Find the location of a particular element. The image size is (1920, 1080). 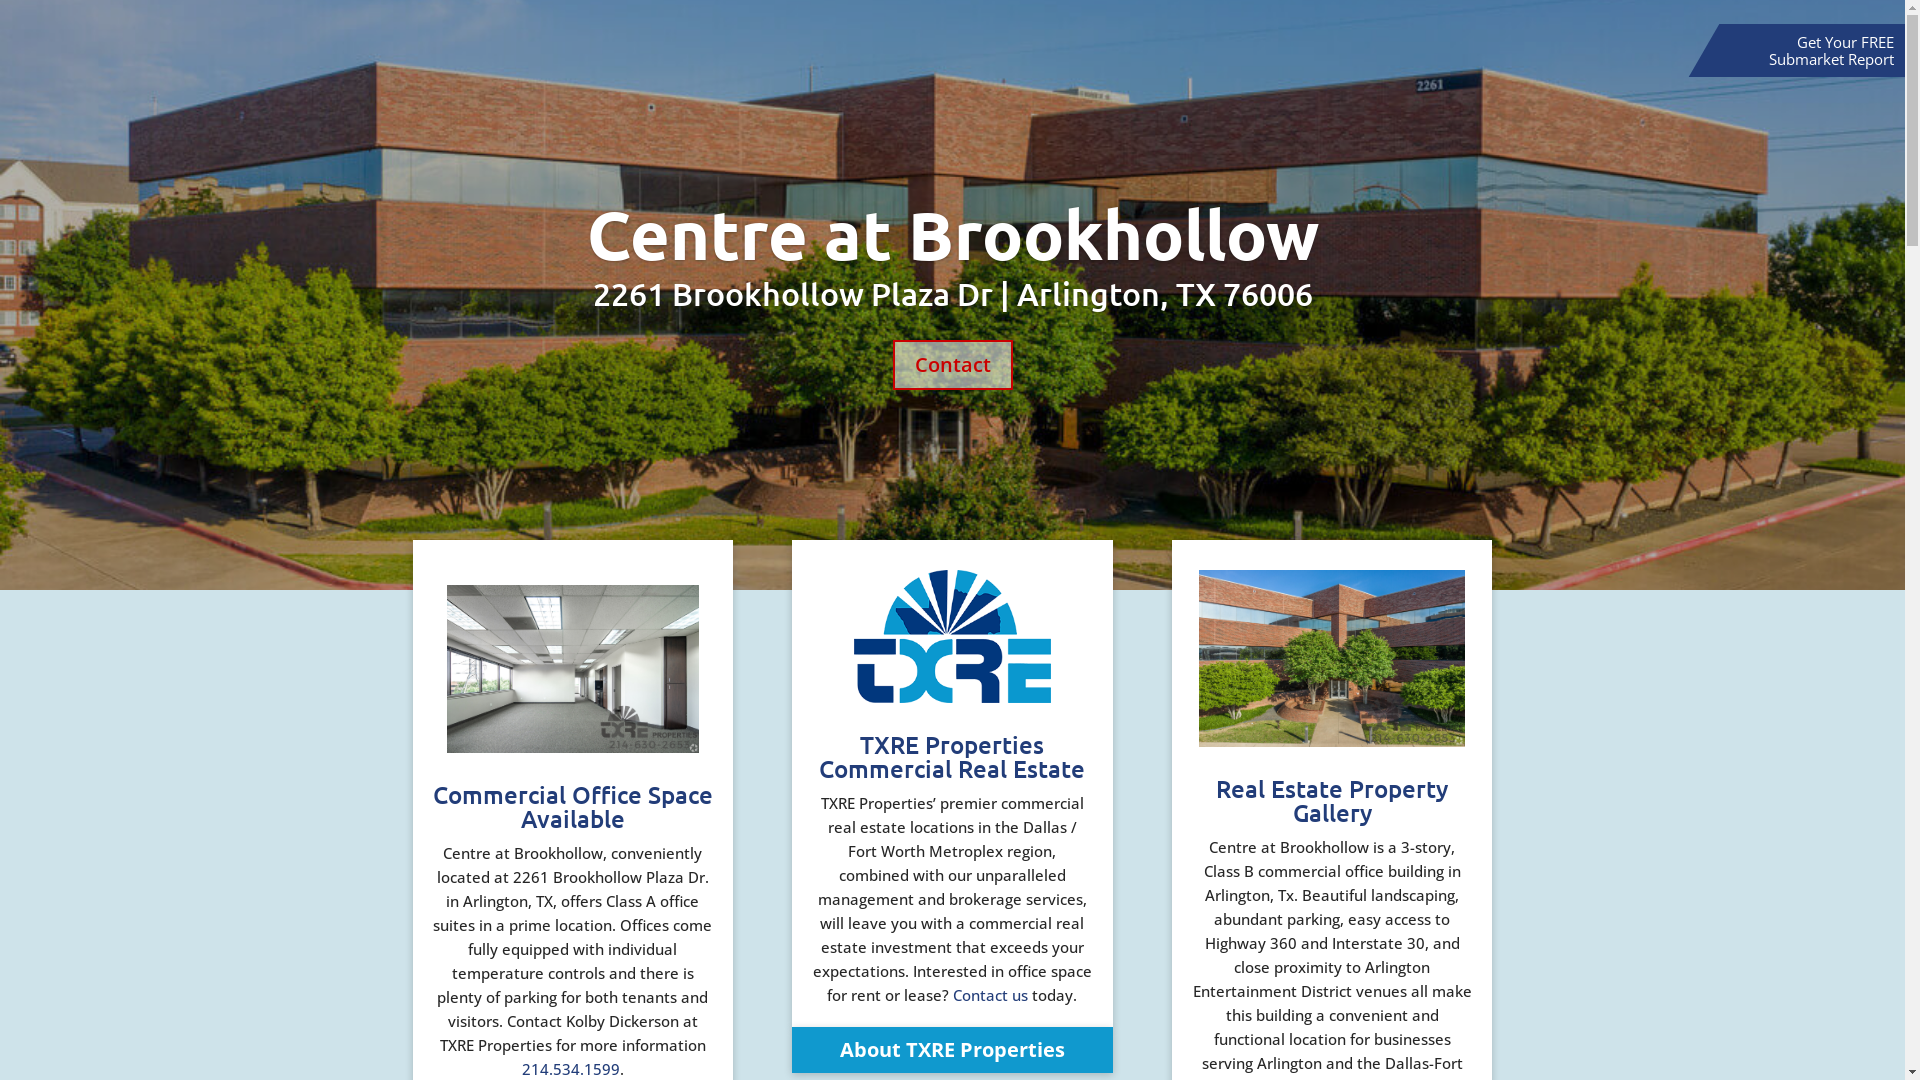

'Get Your FREE is located at coordinates (1831, 49).